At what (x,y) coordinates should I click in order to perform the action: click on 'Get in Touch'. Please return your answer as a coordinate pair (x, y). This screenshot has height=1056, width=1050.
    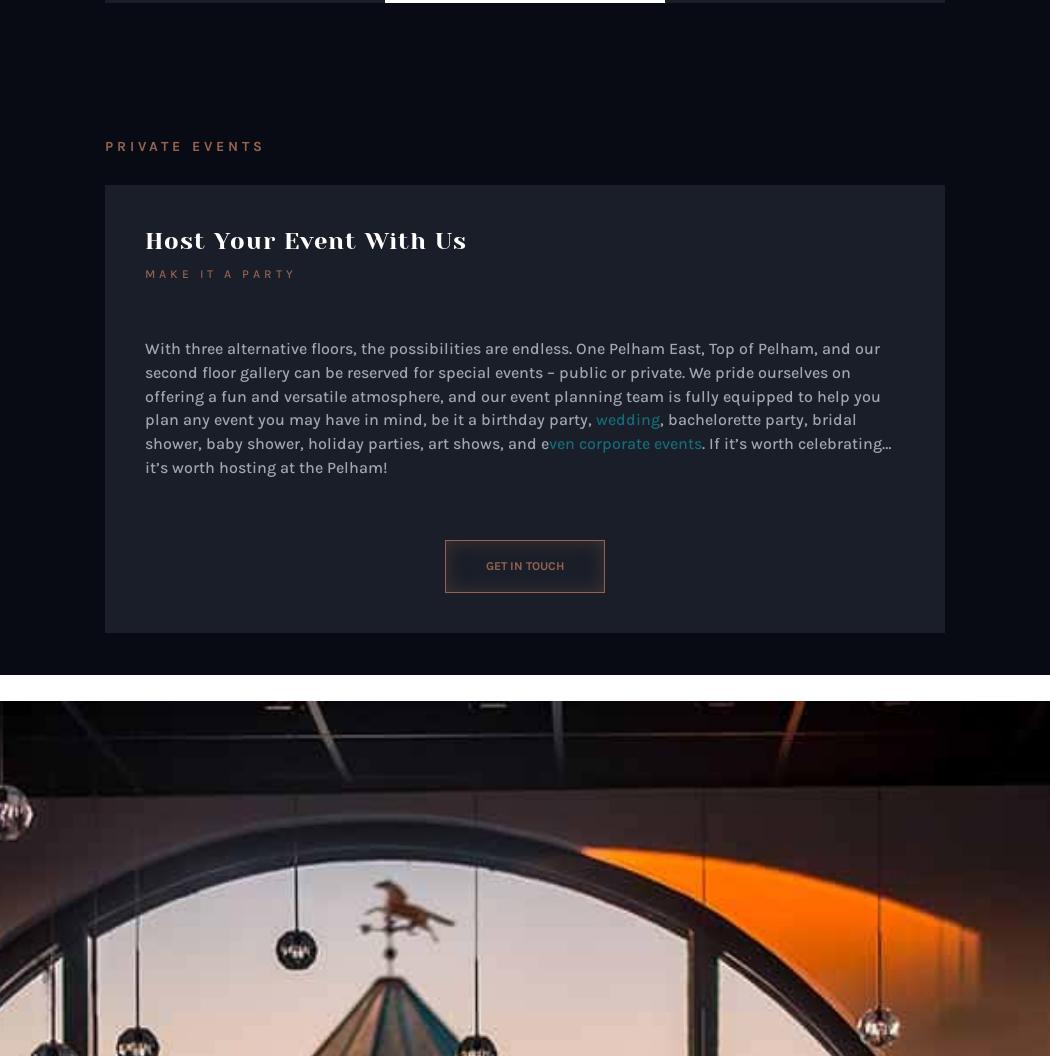
    Looking at the image, I should click on (784, 829).